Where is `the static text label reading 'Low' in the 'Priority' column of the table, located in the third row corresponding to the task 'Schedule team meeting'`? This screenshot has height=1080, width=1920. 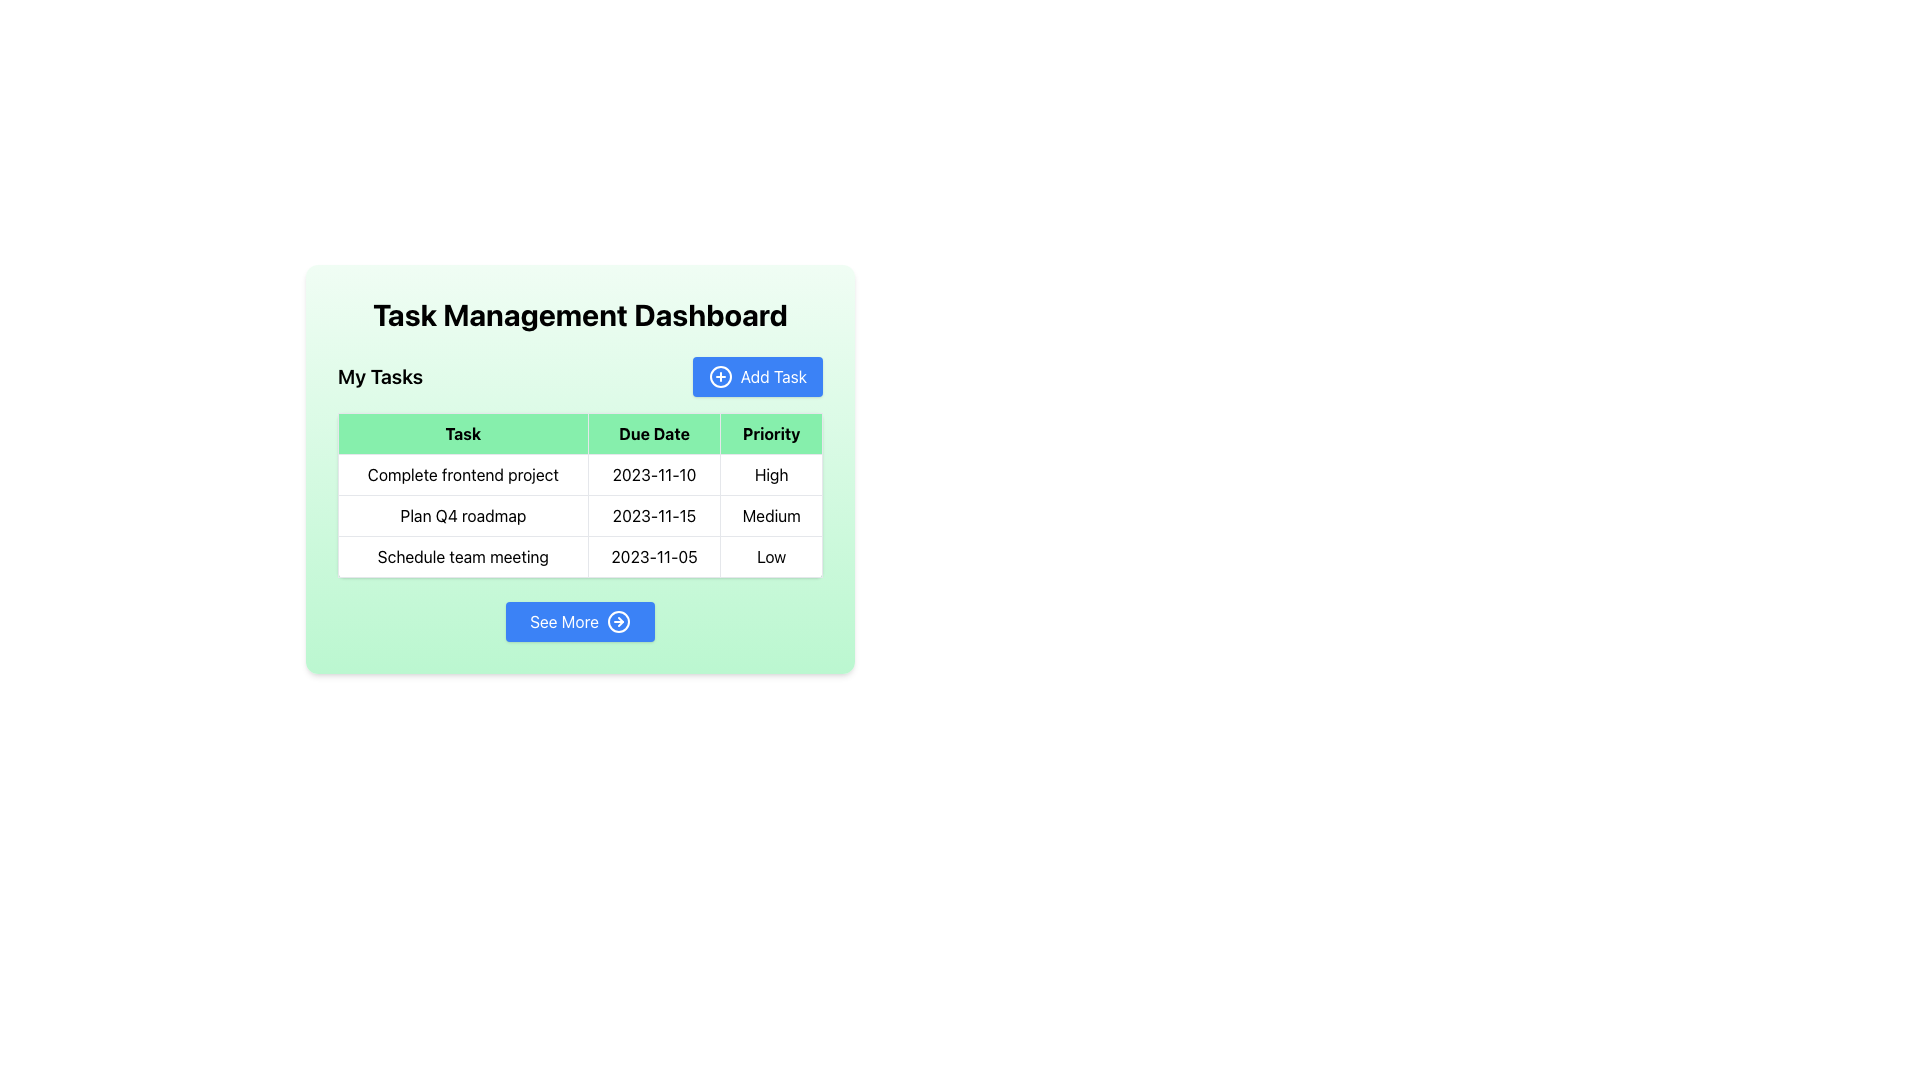
the static text label reading 'Low' in the 'Priority' column of the table, located in the third row corresponding to the task 'Schedule team meeting' is located at coordinates (770, 556).